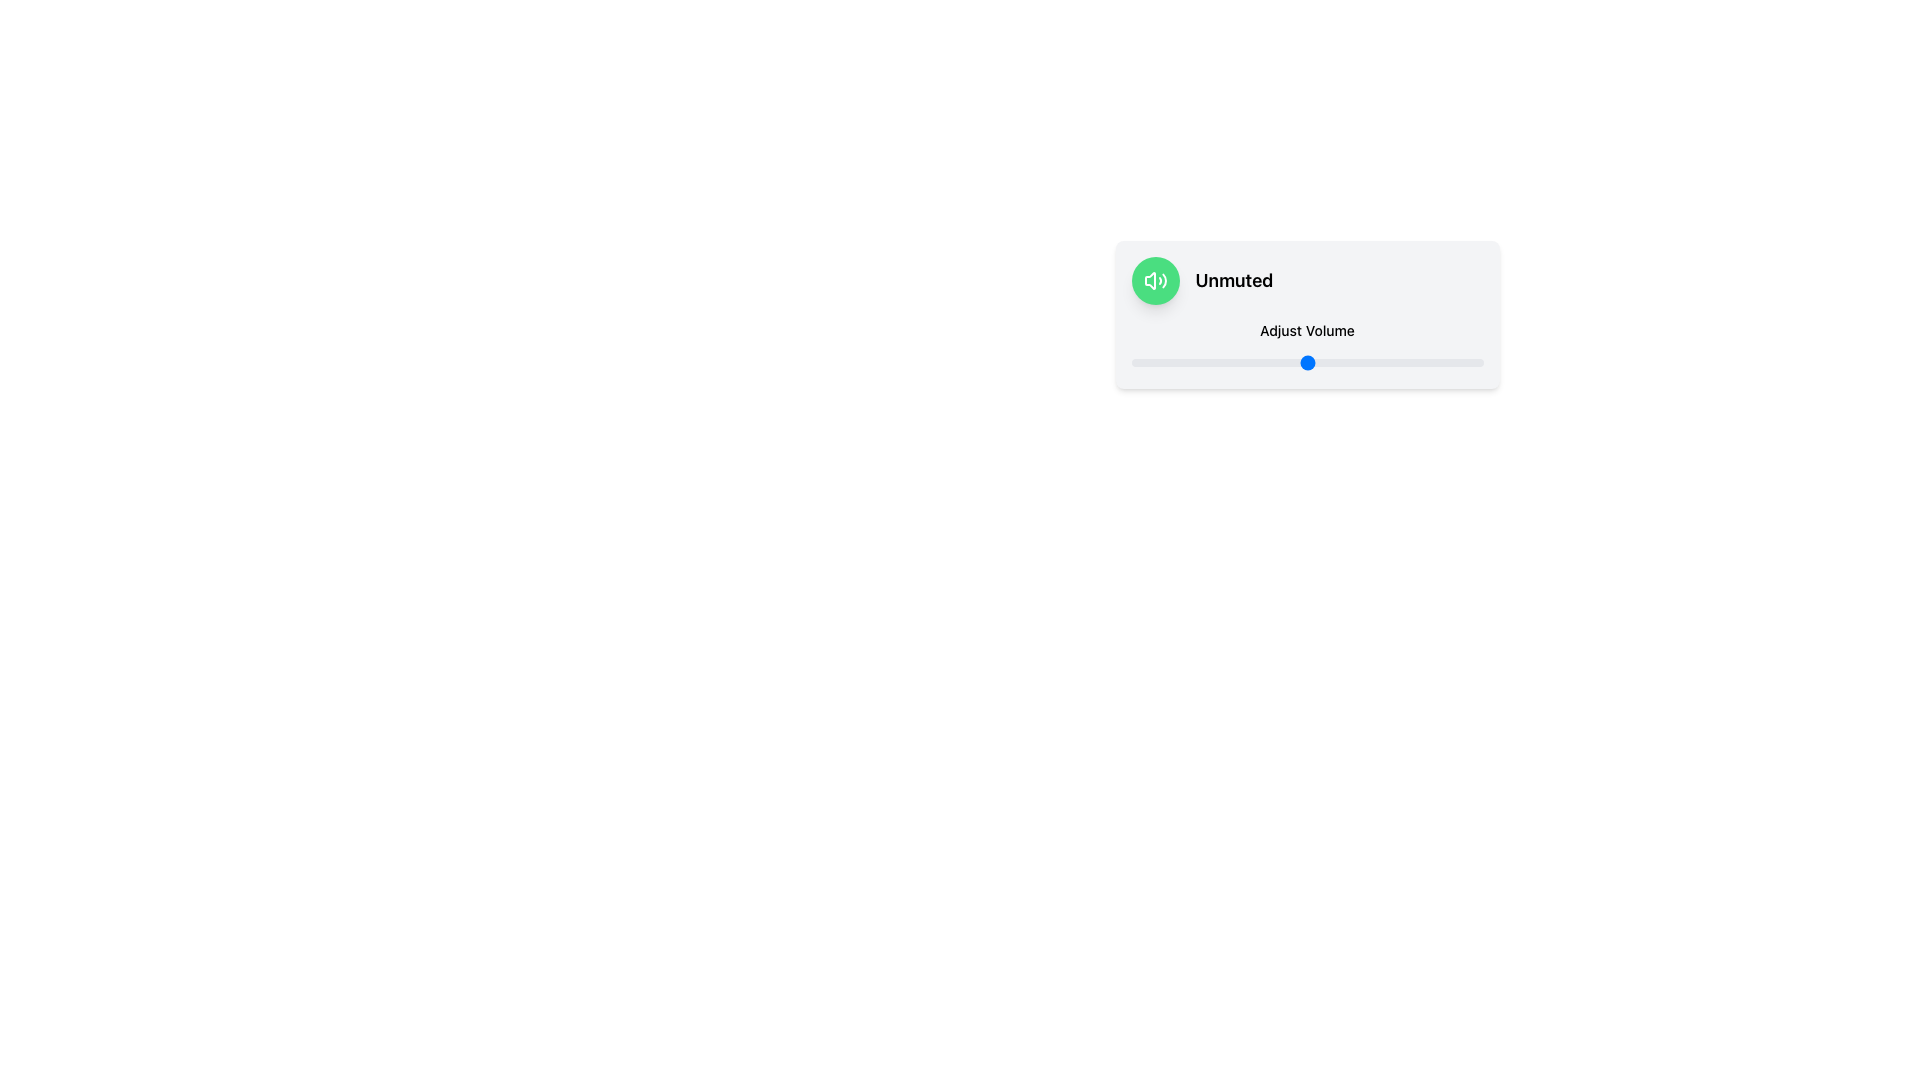 This screenshot has height=1080, width=1920. Describe the element at coordinates (1455, 362) in the screenshot. I see `the volume` at that location.